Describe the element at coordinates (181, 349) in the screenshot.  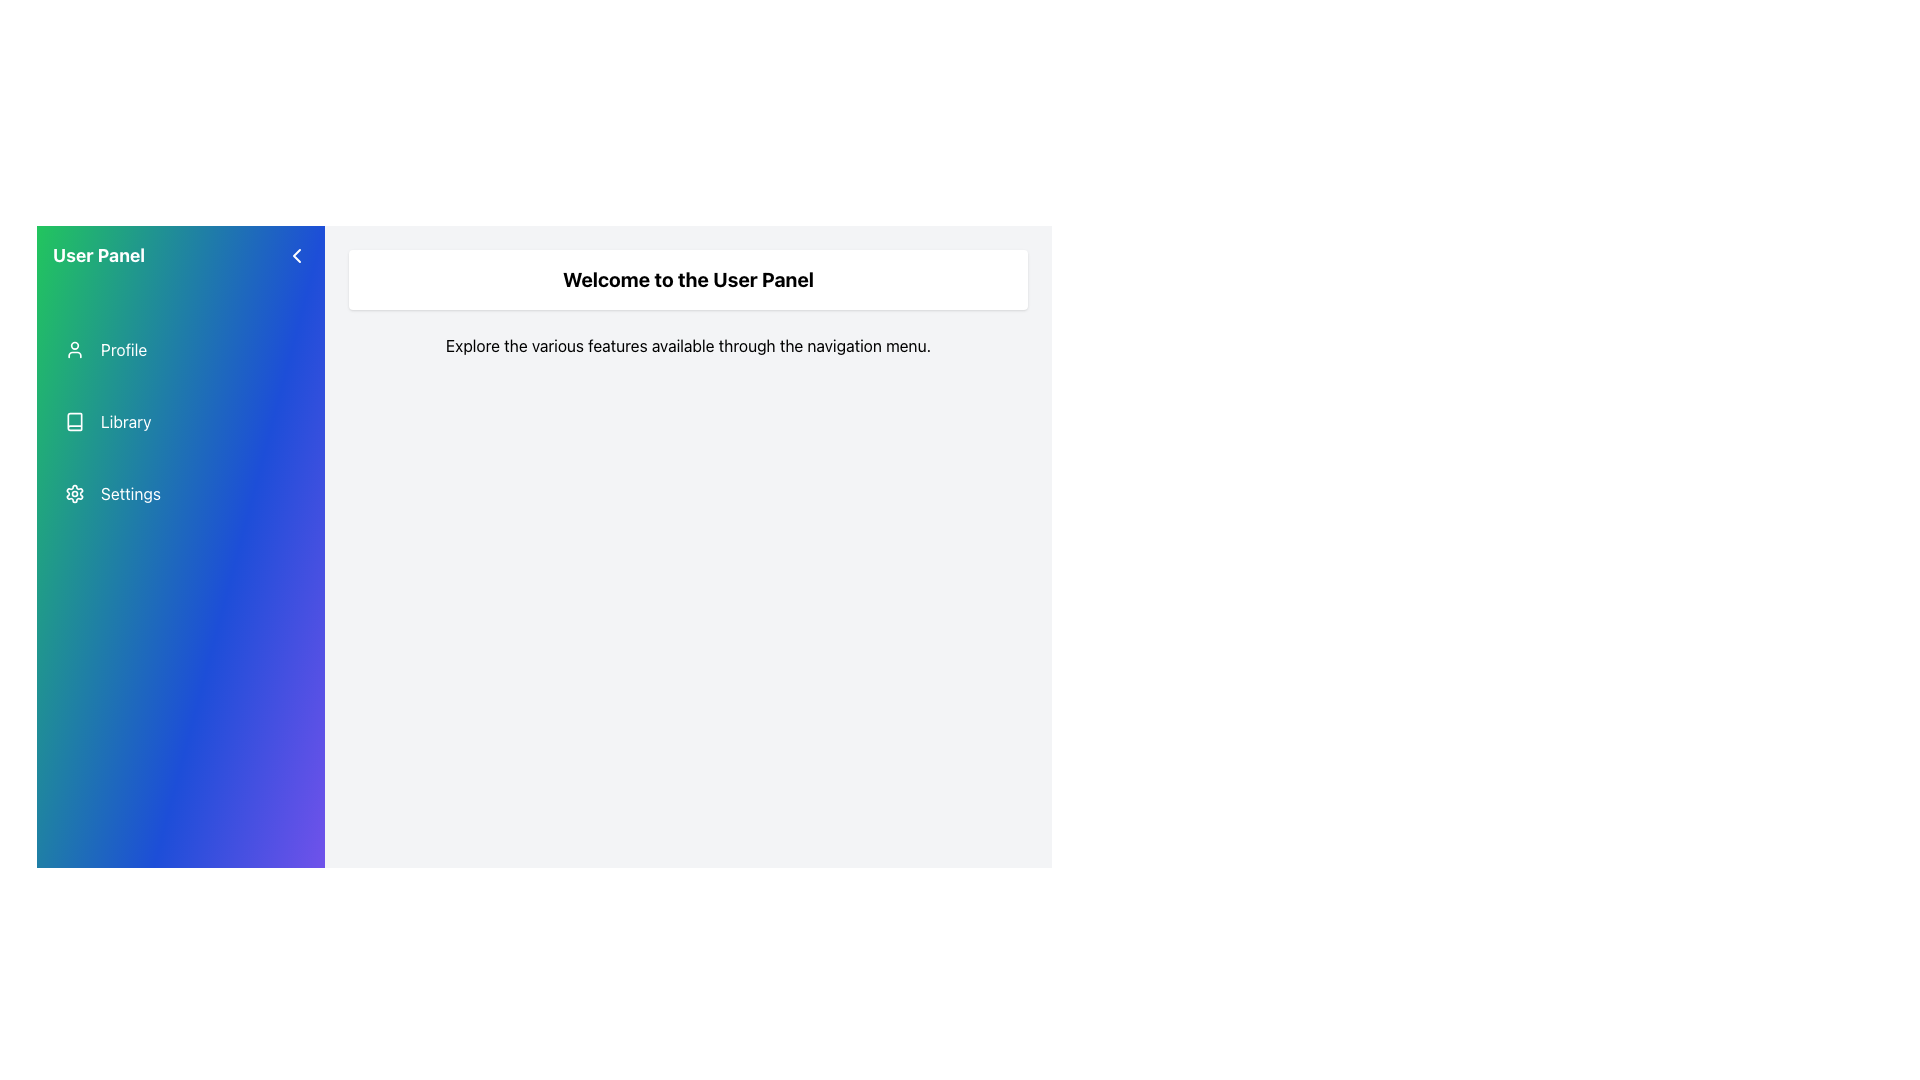
I see `the topmost navigation menu item for the 'Profile' section in the gradient-colored sidebar to apply a hover style` at that location.